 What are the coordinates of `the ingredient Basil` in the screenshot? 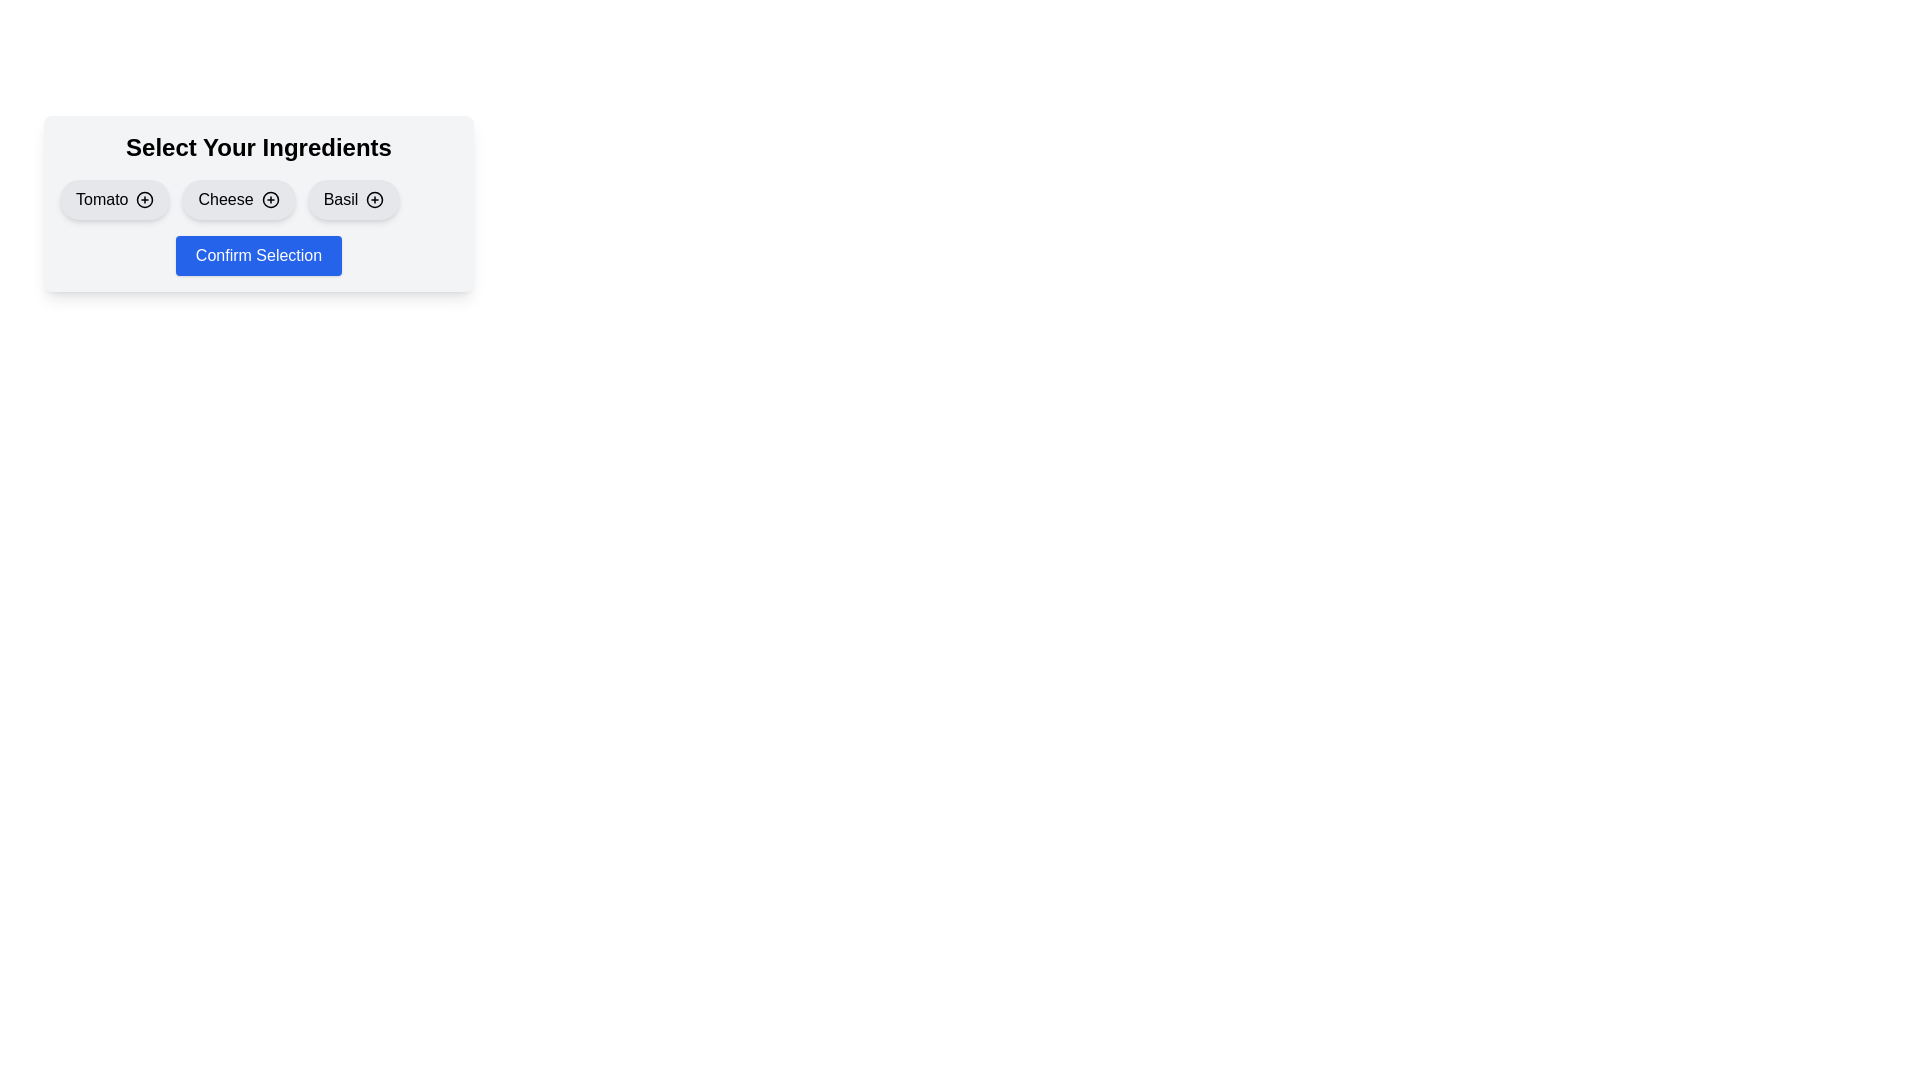 It's located at (354, 200).